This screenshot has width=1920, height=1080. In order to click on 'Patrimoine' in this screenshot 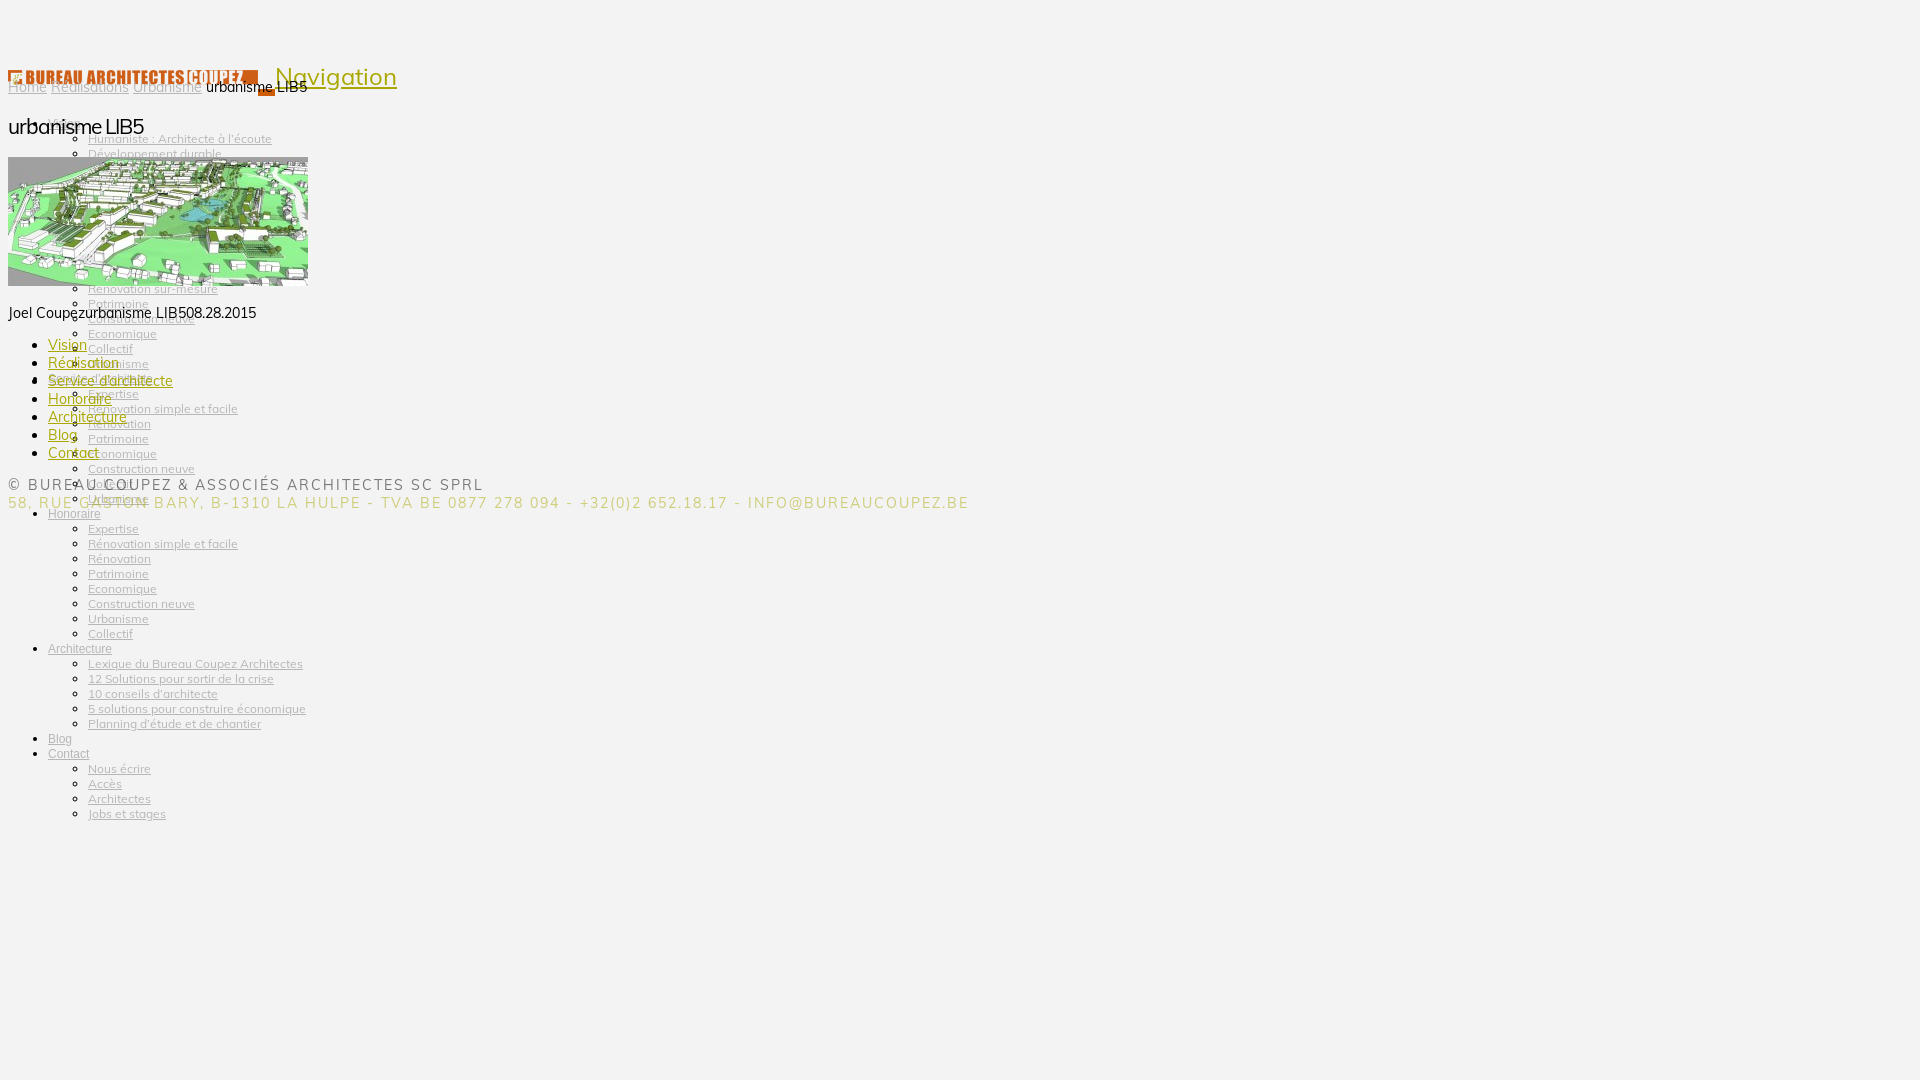, I will do `click(117, 437)`.